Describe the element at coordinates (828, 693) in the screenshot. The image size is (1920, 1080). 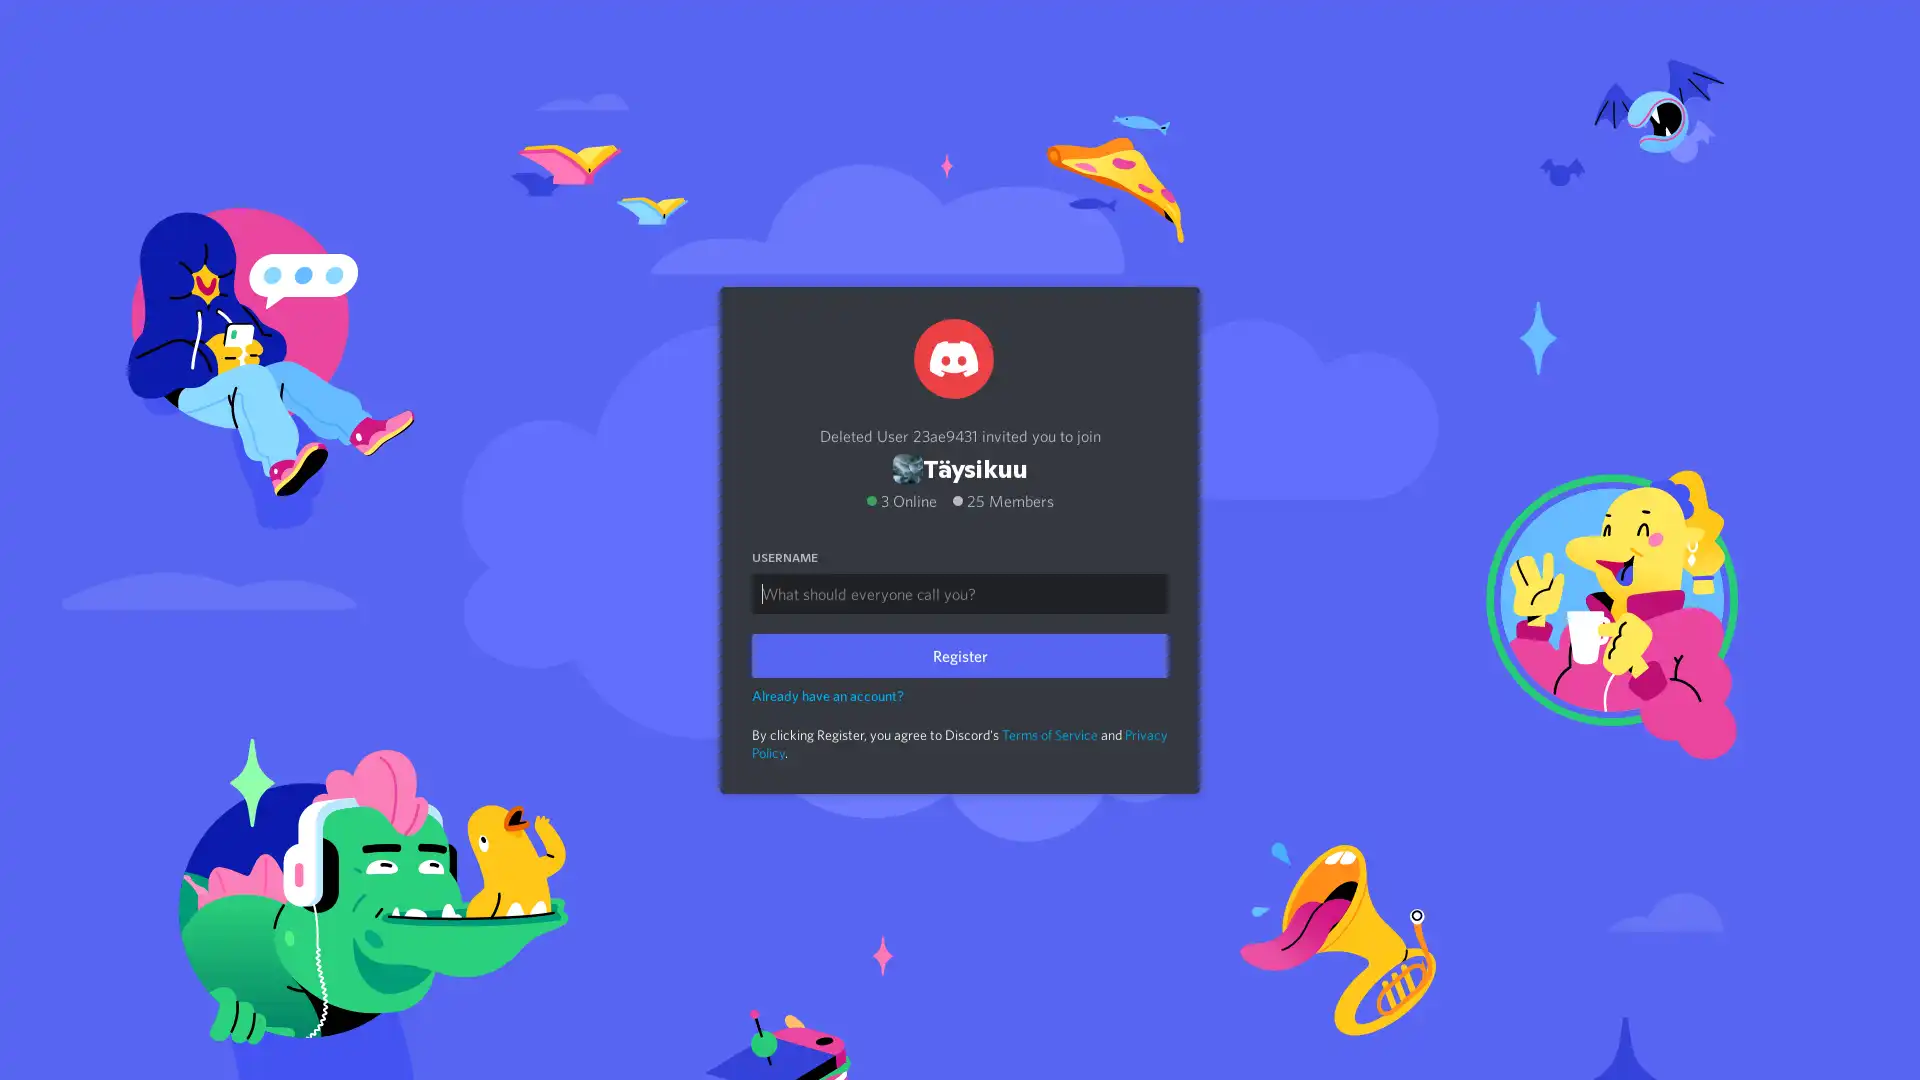
I see `Already have an account?` at that location.